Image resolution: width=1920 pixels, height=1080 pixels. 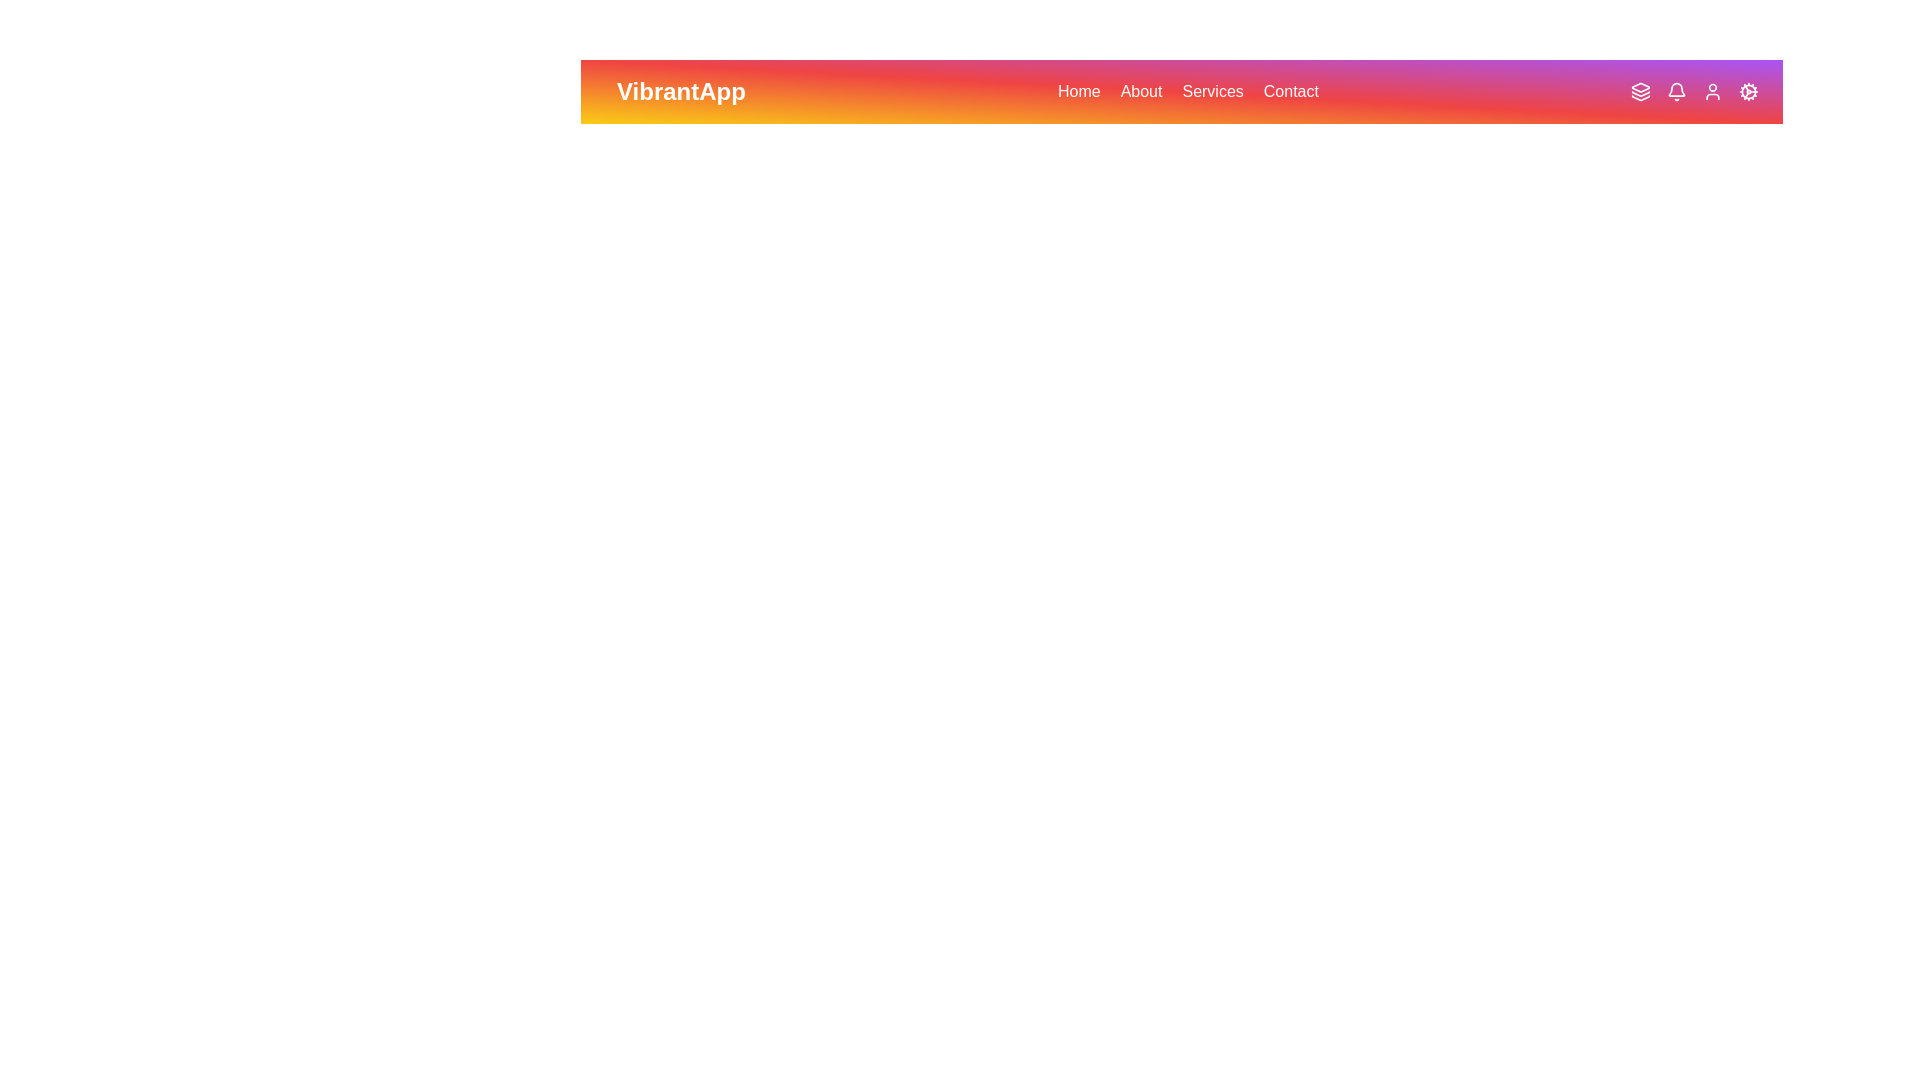 What do you see at coordinates (681, 92) in the screenshot?
I see `the text 'VibrantApp' to select it` at bounding box center [681, 92].